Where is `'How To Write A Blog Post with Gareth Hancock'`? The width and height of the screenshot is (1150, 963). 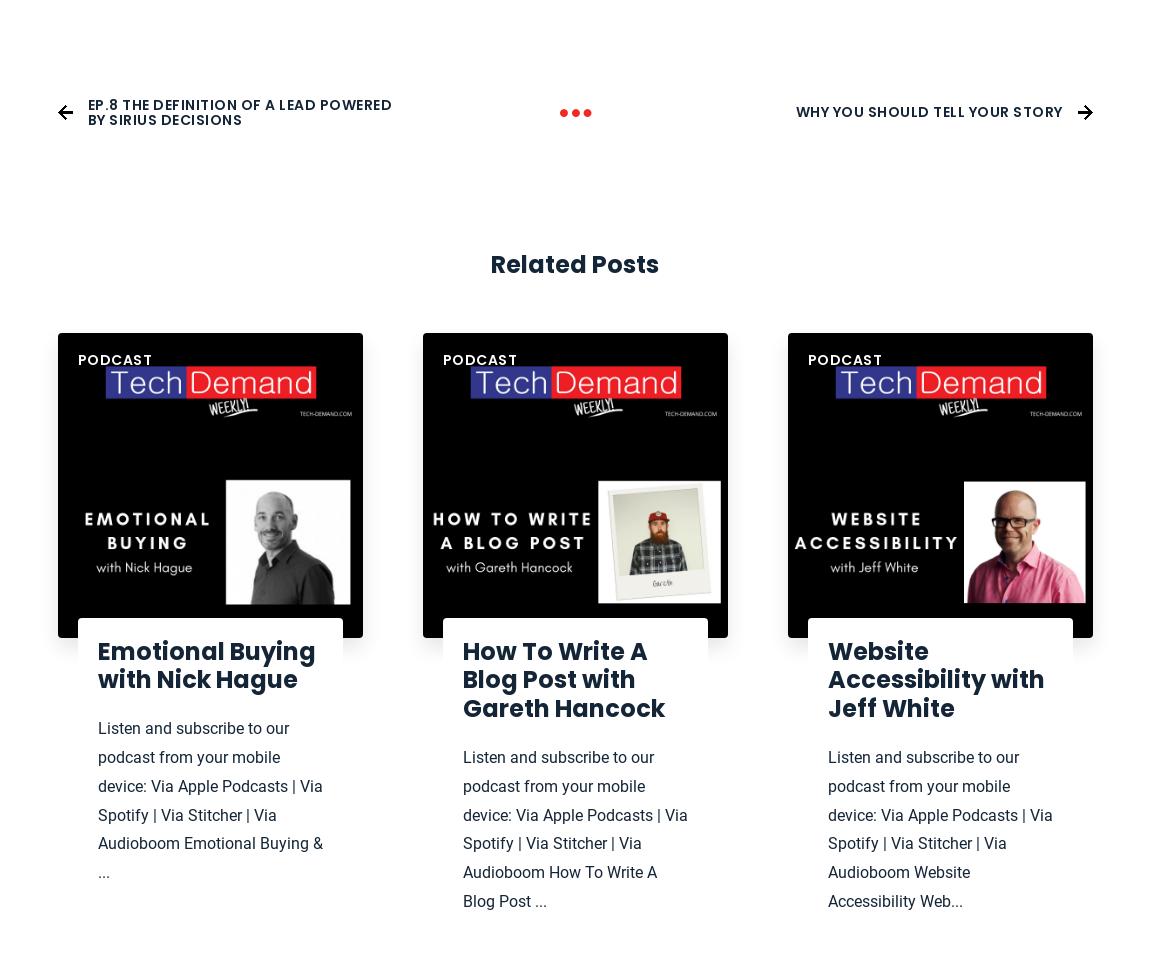
'How To Write A Blog Post with Gareth Hancock' is located at coordinates (563, 679).